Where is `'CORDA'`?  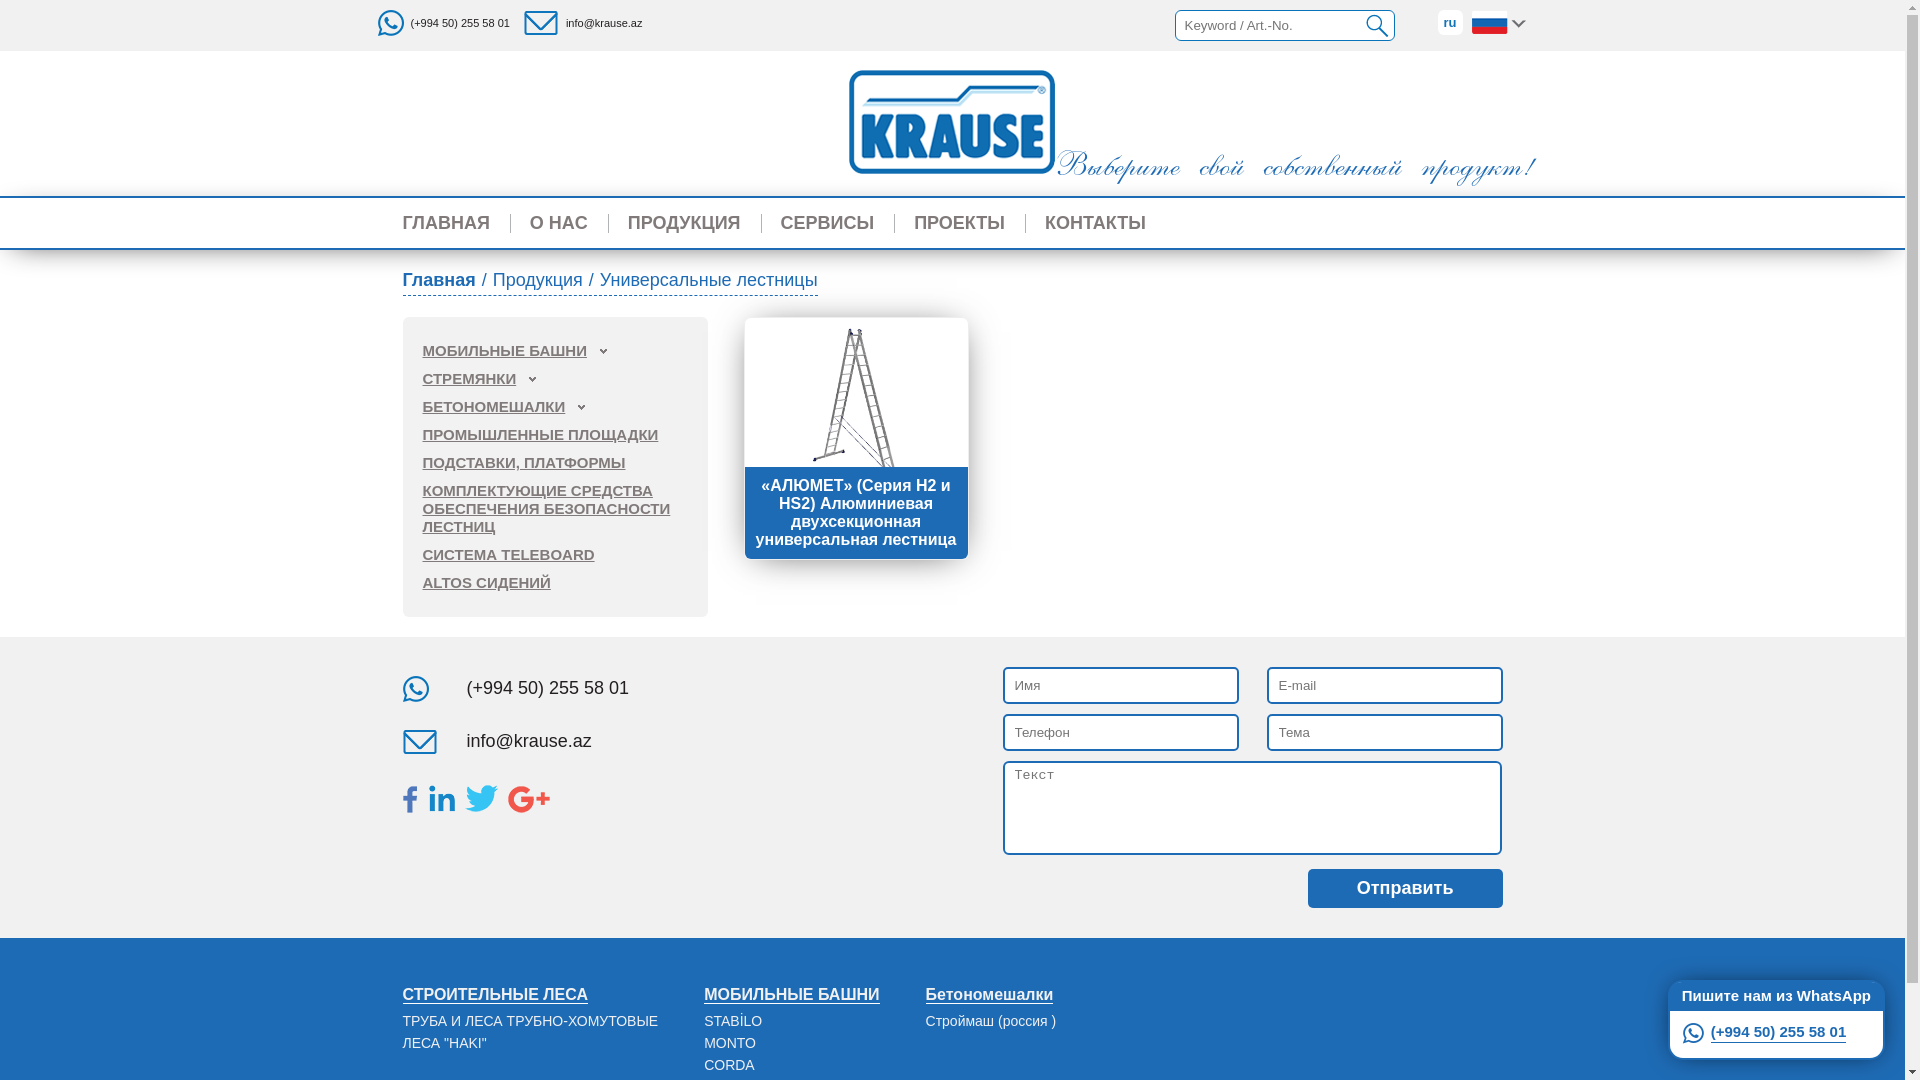
'CORDA' is located at coordinates (728, 1063).